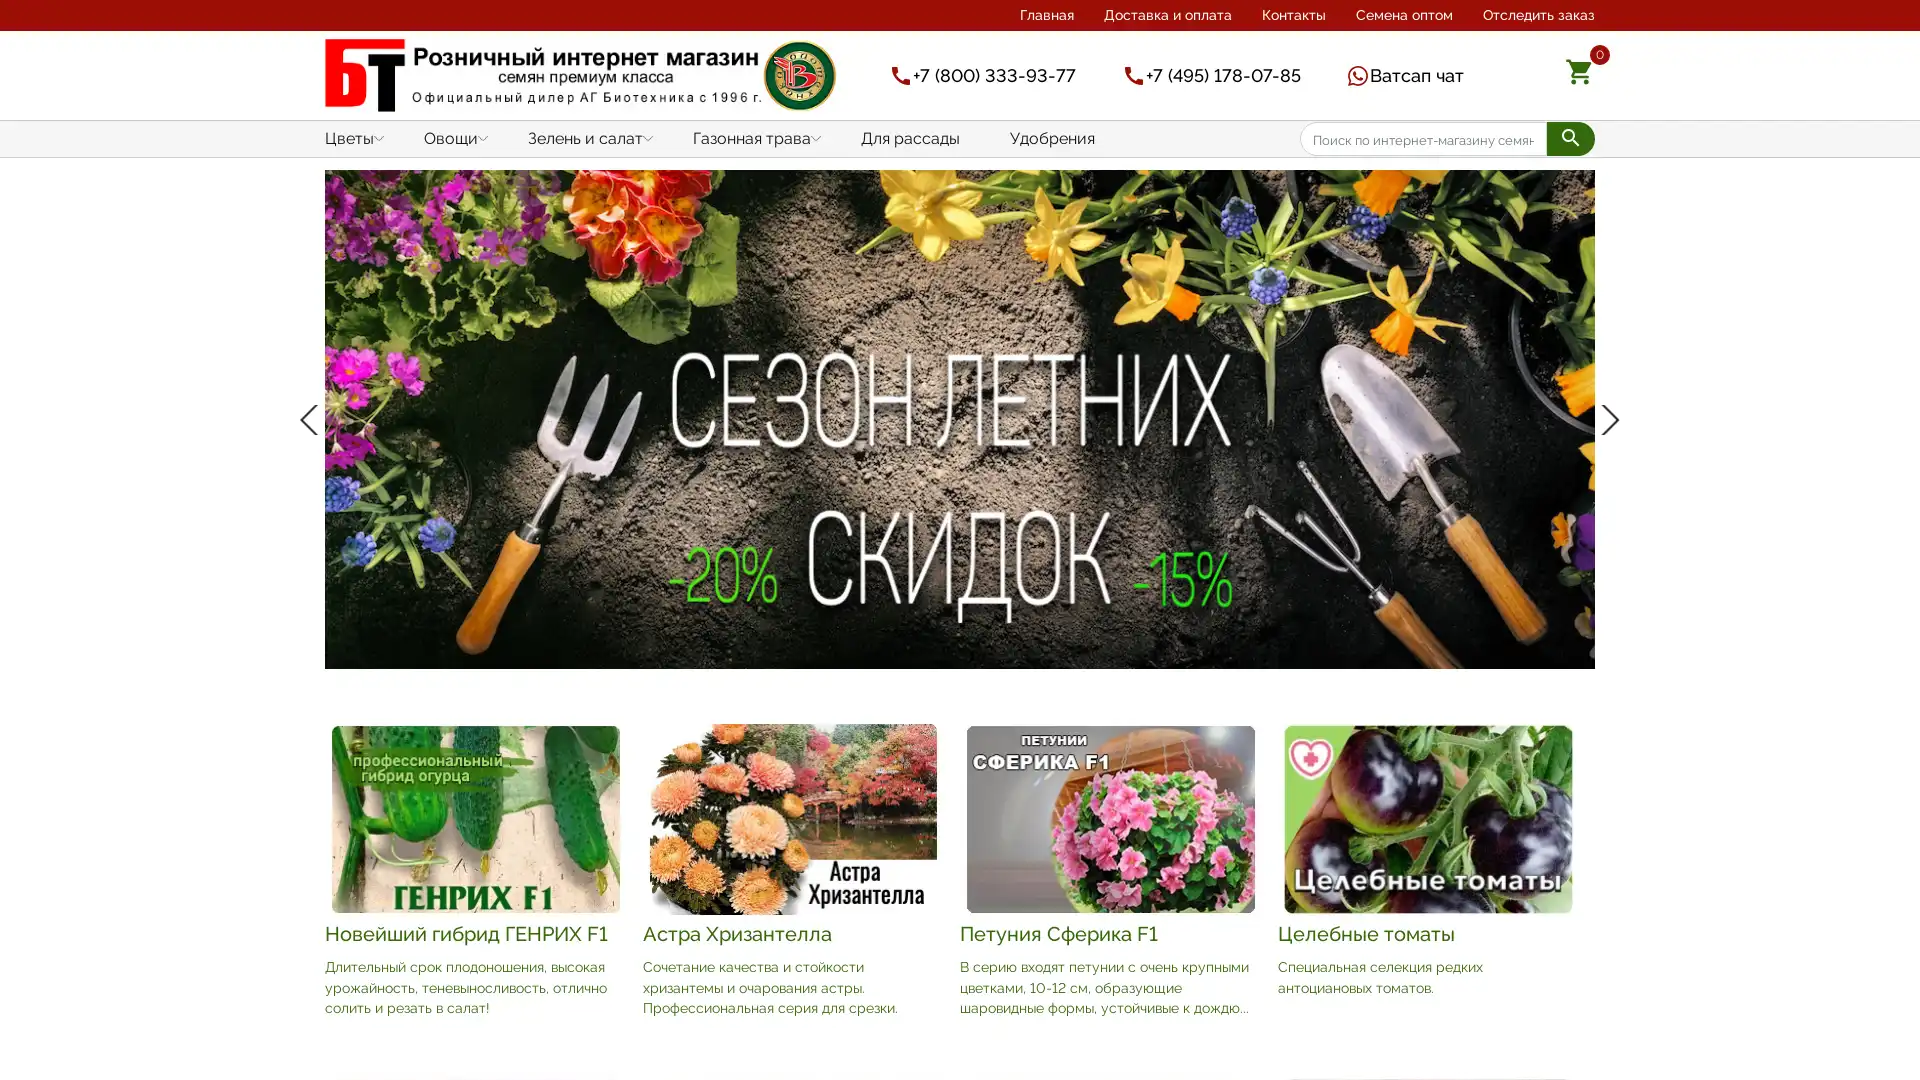 This screenshot has width=1920, height=1080. What do you see at coordinates (1606, 418) in the screenshot?
I see `Next` at bounding box center [1606, 418].